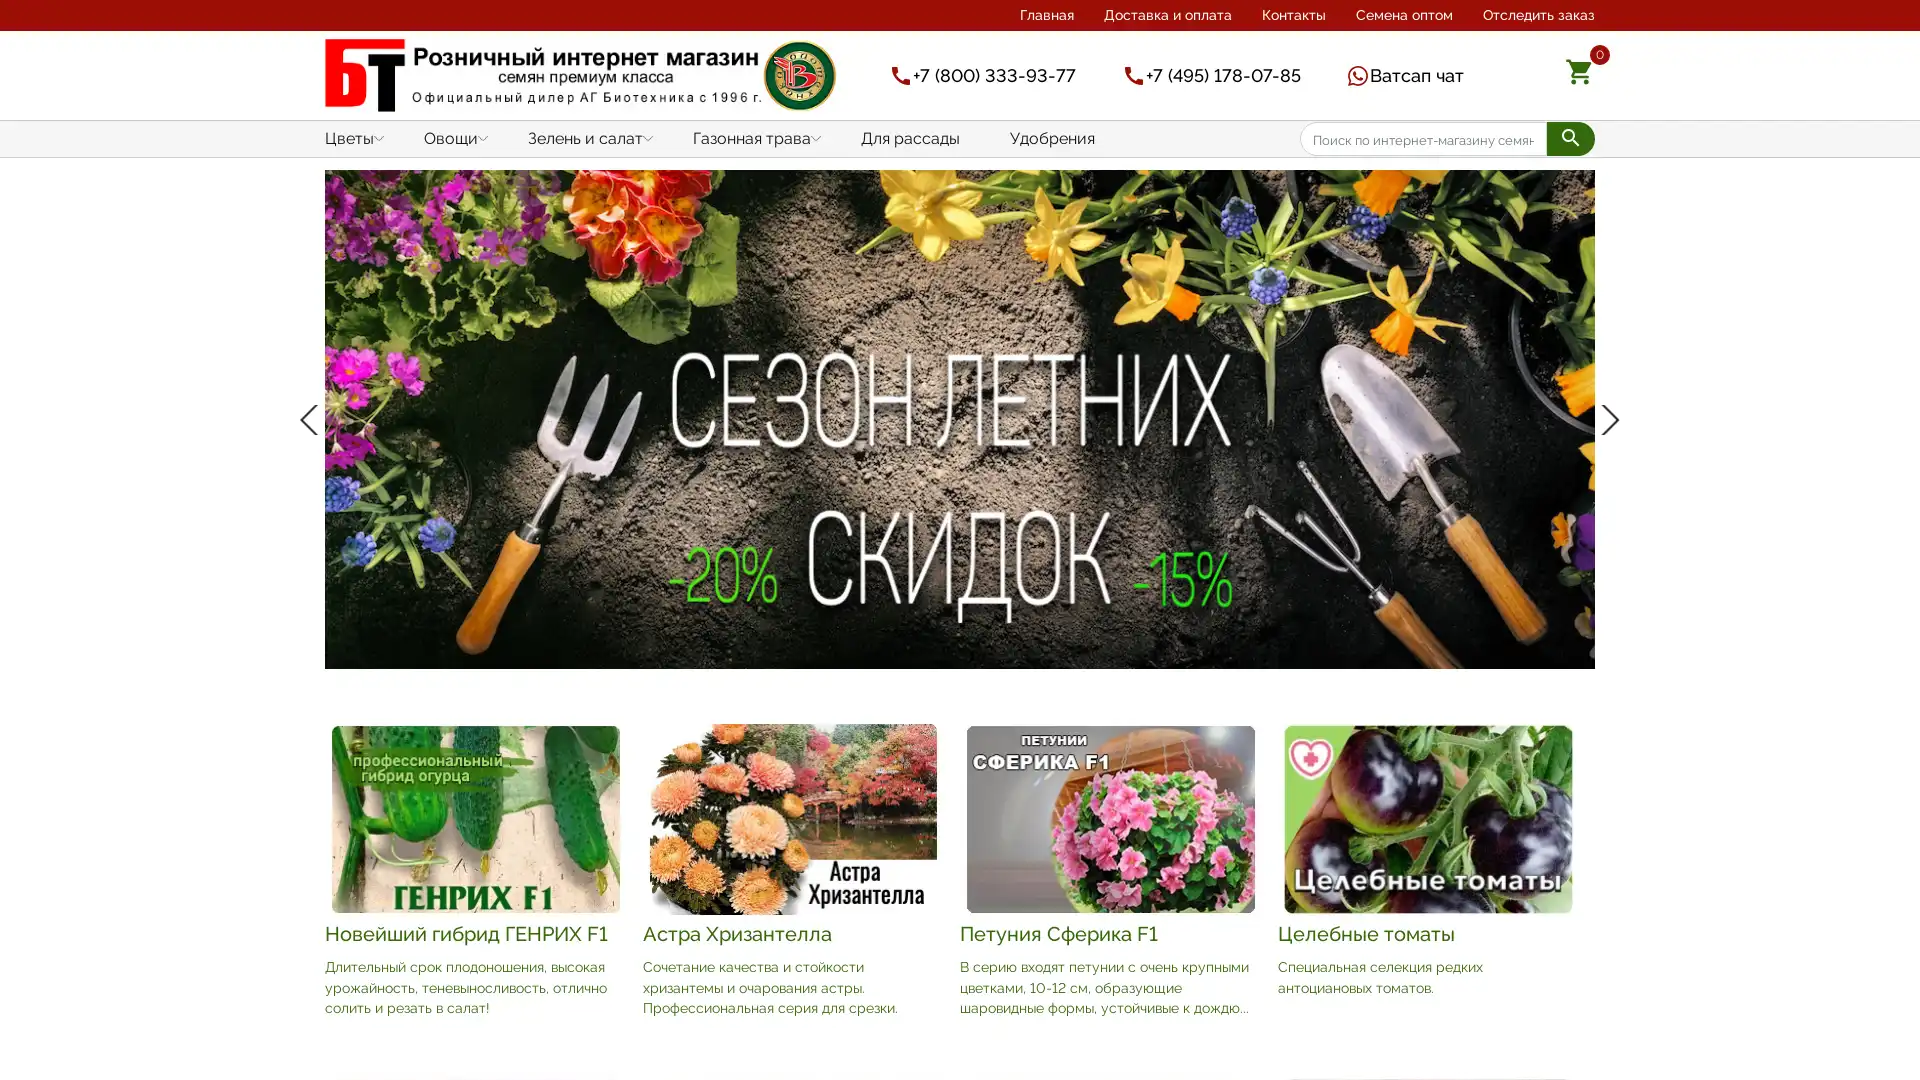 This screenshot has width=1920, height=1080. What do you see at coordinates (1606, 418) in the screenshot?
I see `Next` at bounding box center [1606, 418].